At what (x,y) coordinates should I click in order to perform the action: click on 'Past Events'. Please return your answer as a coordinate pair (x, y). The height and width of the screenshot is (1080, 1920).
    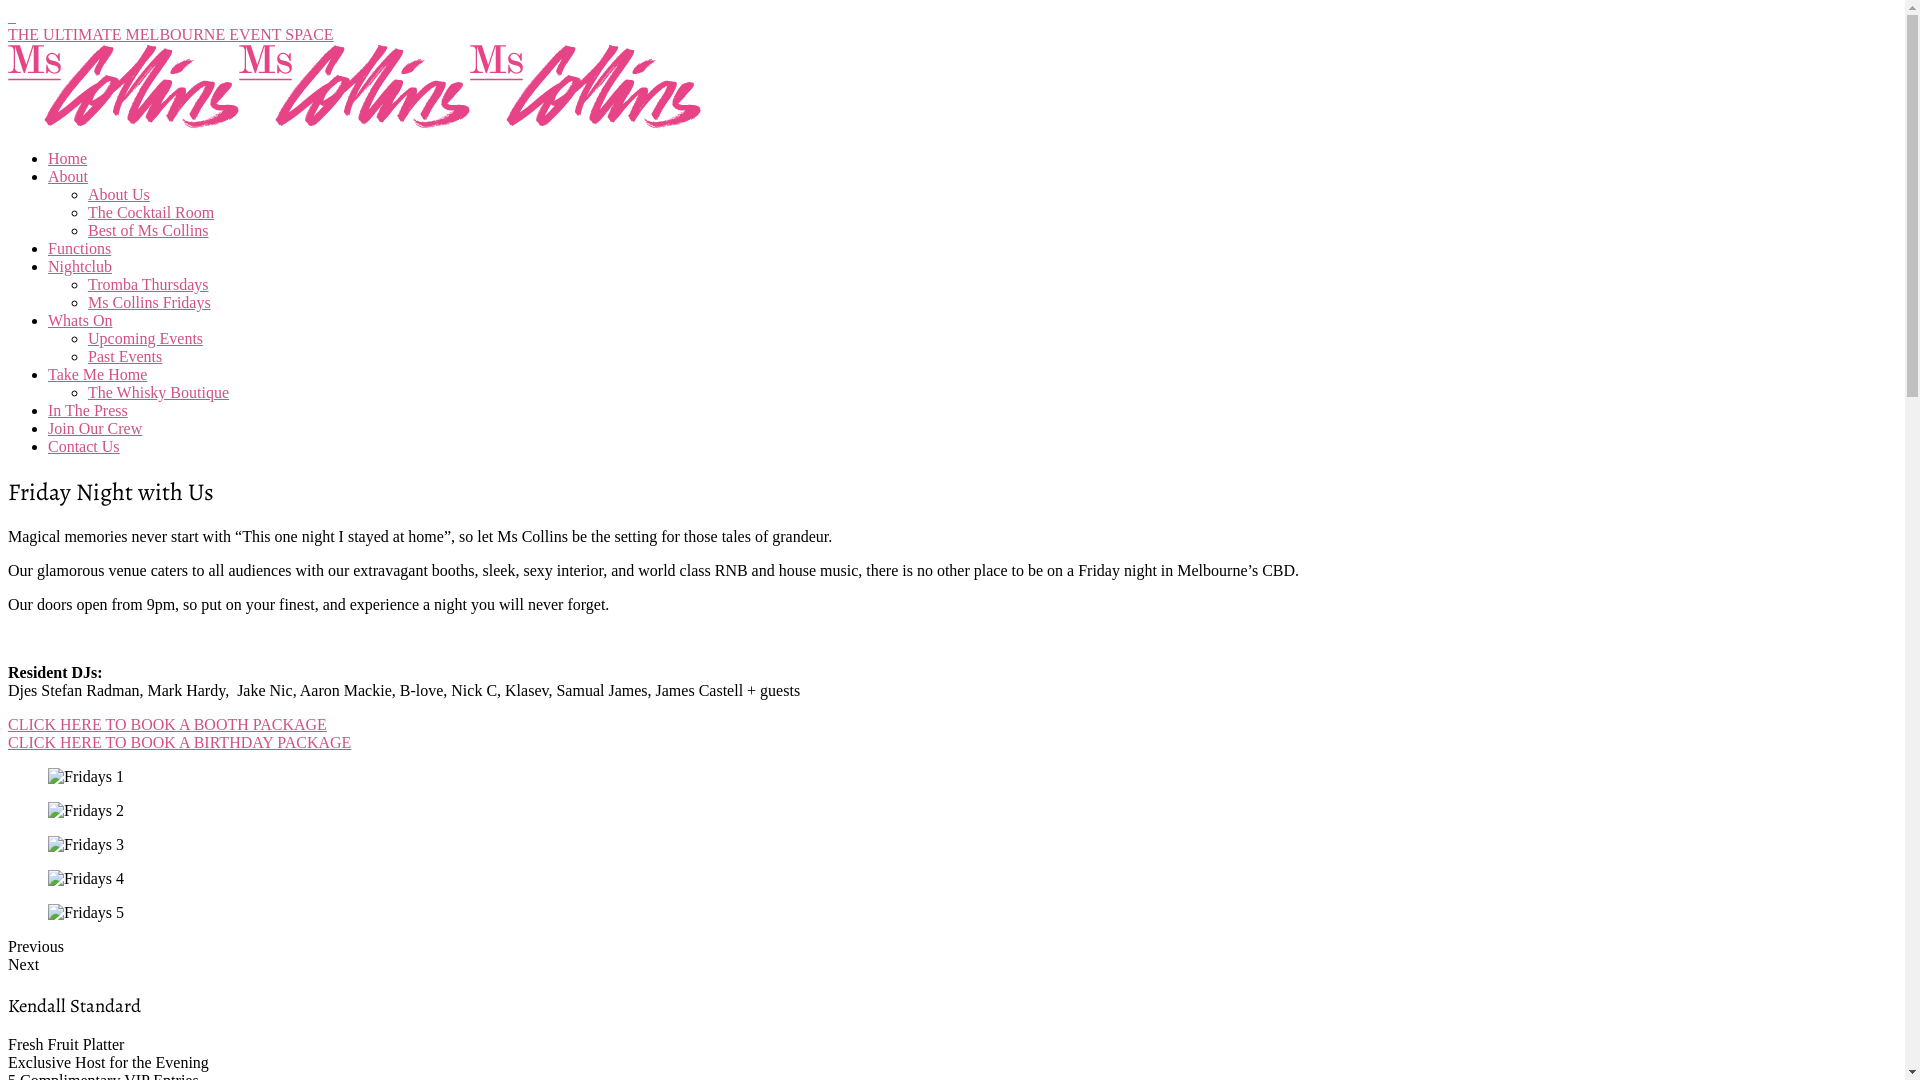
    Looking at the image, I should click on (123, 355).